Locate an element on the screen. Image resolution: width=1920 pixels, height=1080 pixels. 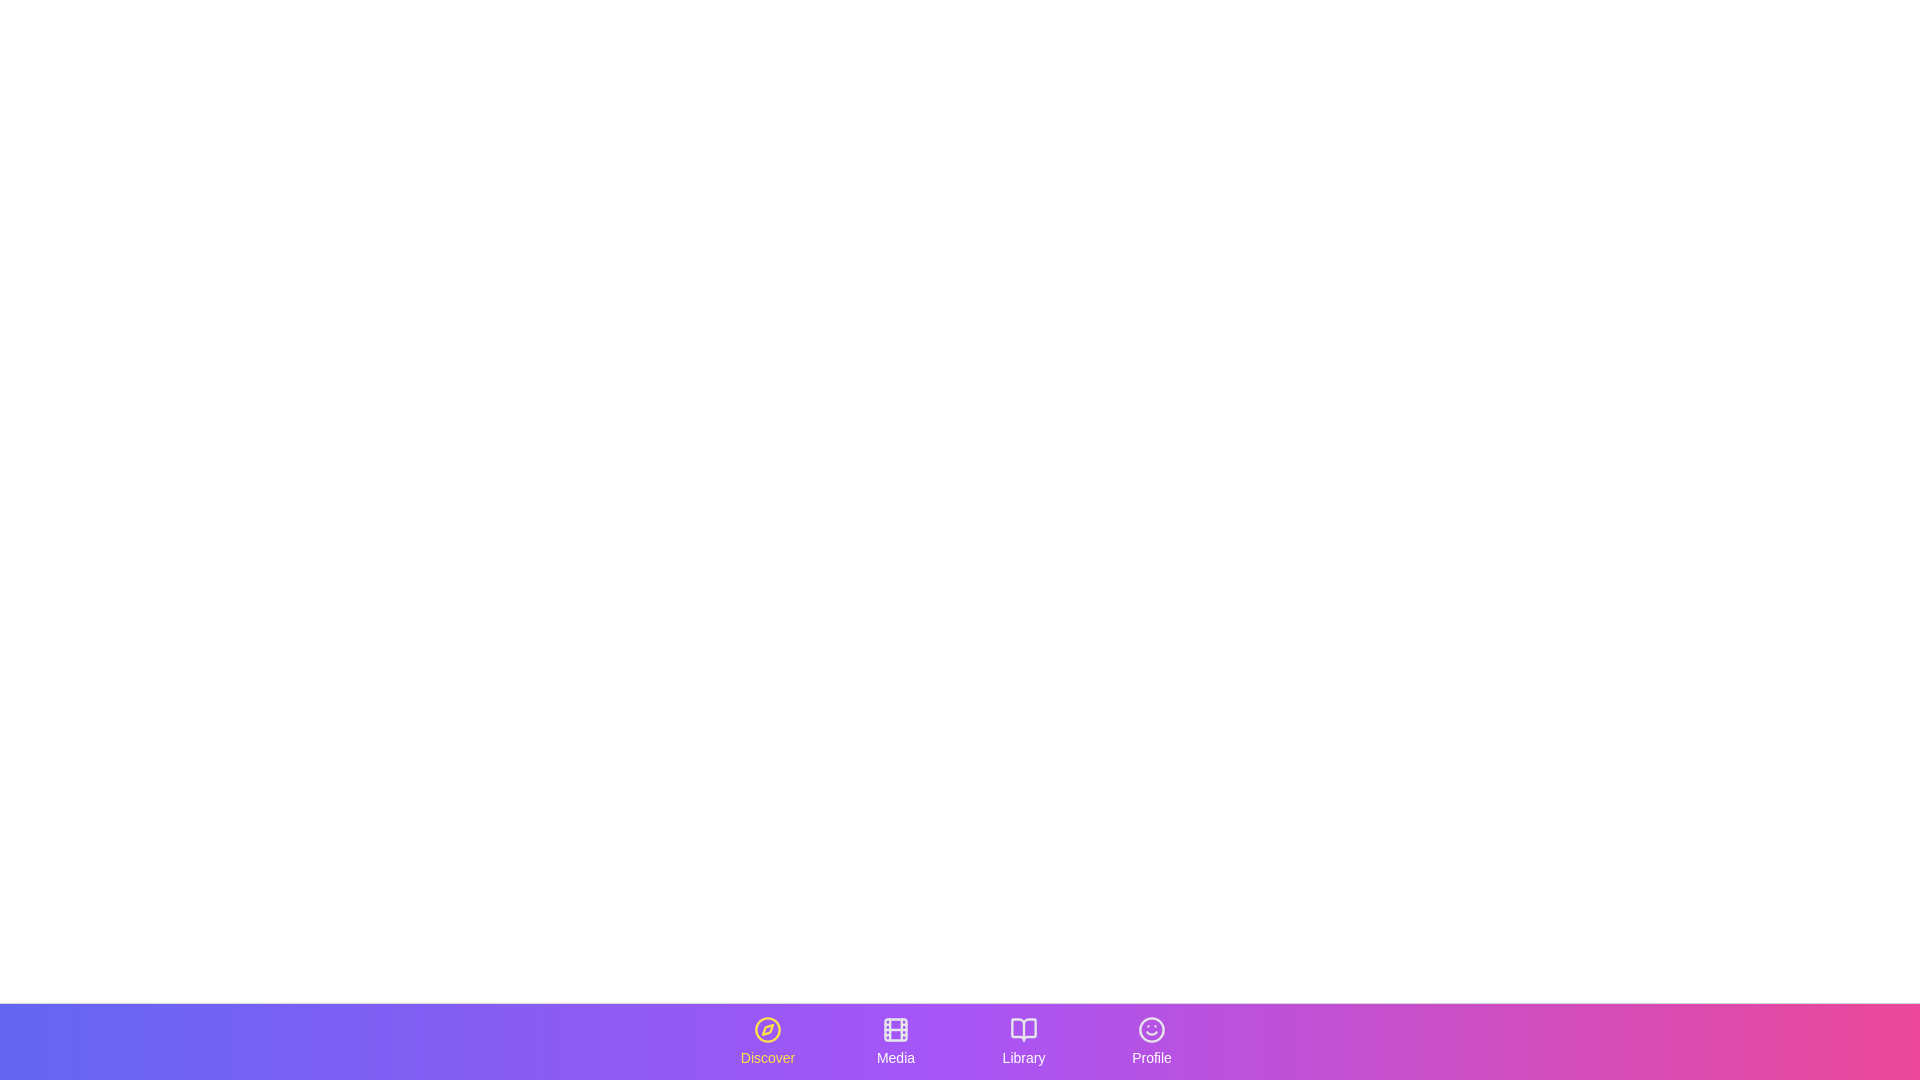
the tab labeled Media is located at coordinates (895, 1040).